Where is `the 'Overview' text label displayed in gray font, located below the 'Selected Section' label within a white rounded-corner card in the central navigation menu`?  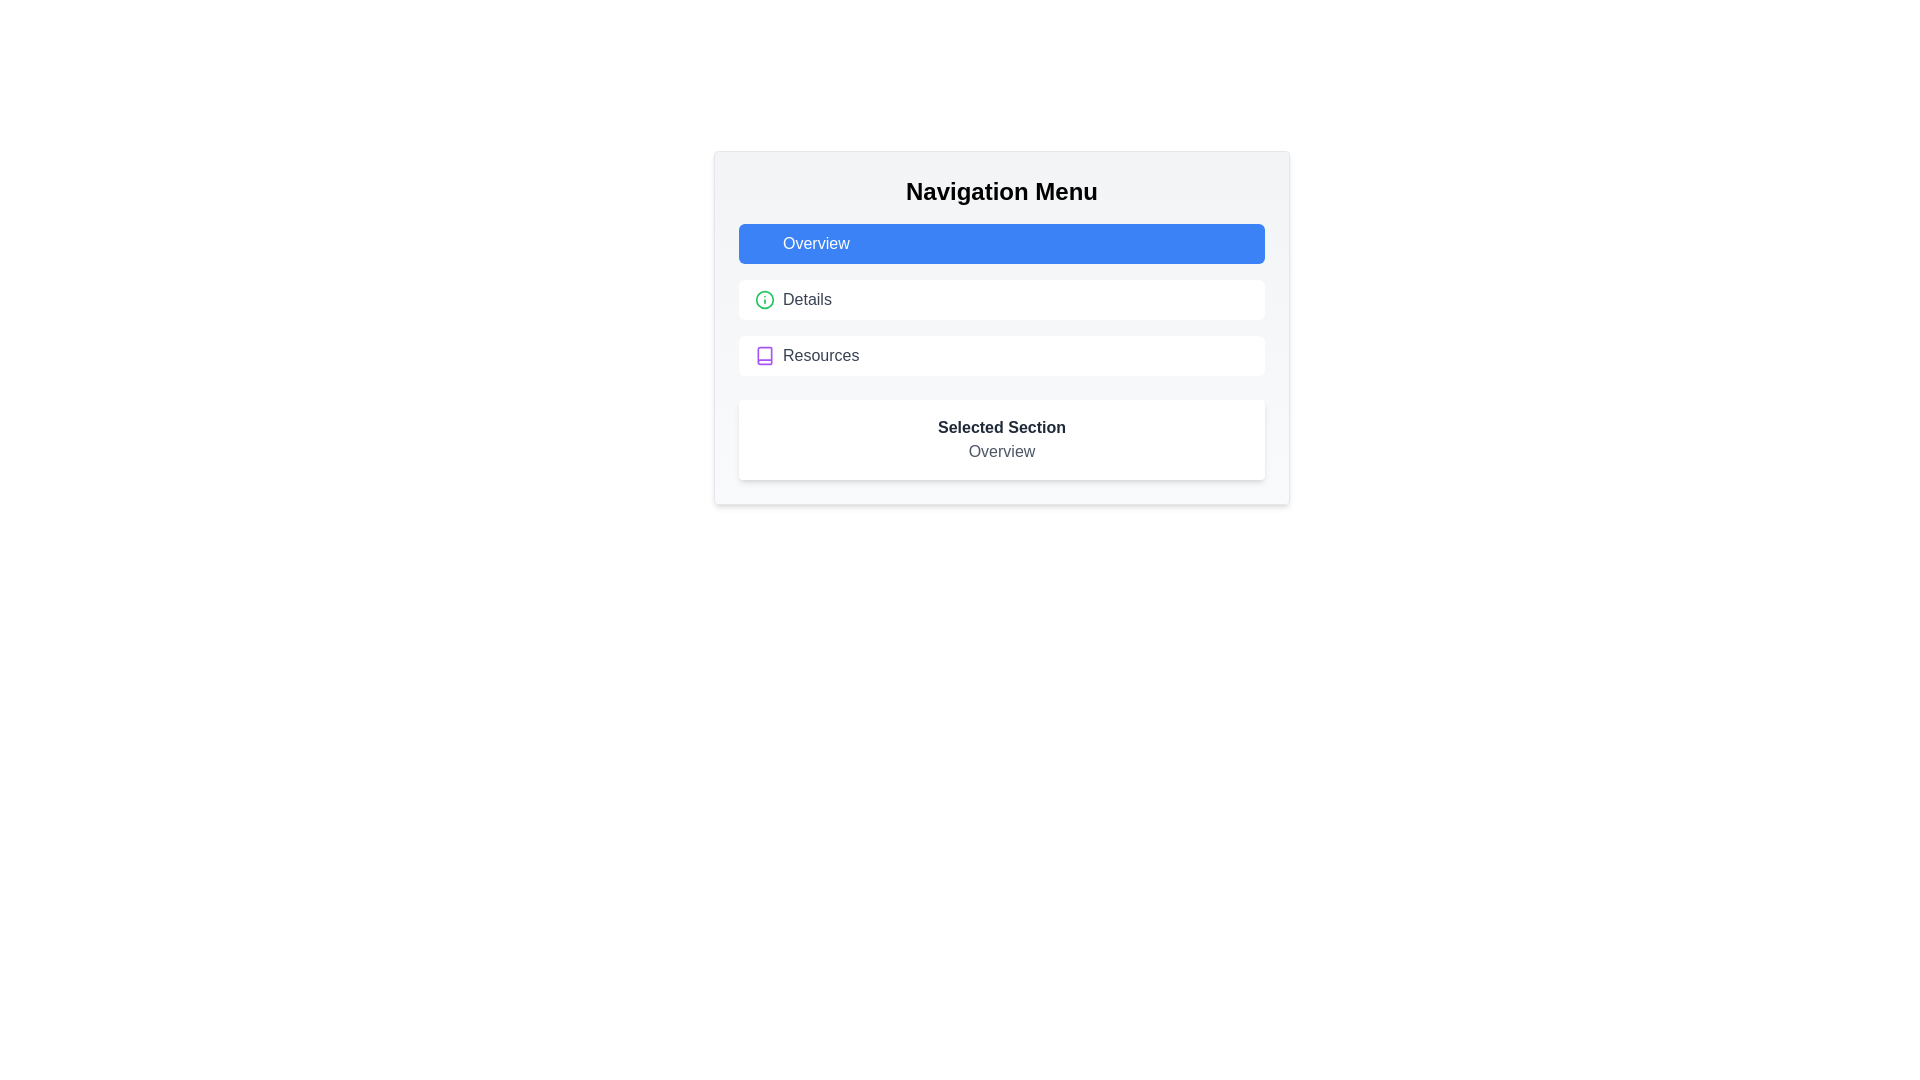
the 'Overview' text label displayed in gray font, located below the 'Selected Section' label within a white rounded-corner card in the central navigation menu is located at coordinates (1002, 451).